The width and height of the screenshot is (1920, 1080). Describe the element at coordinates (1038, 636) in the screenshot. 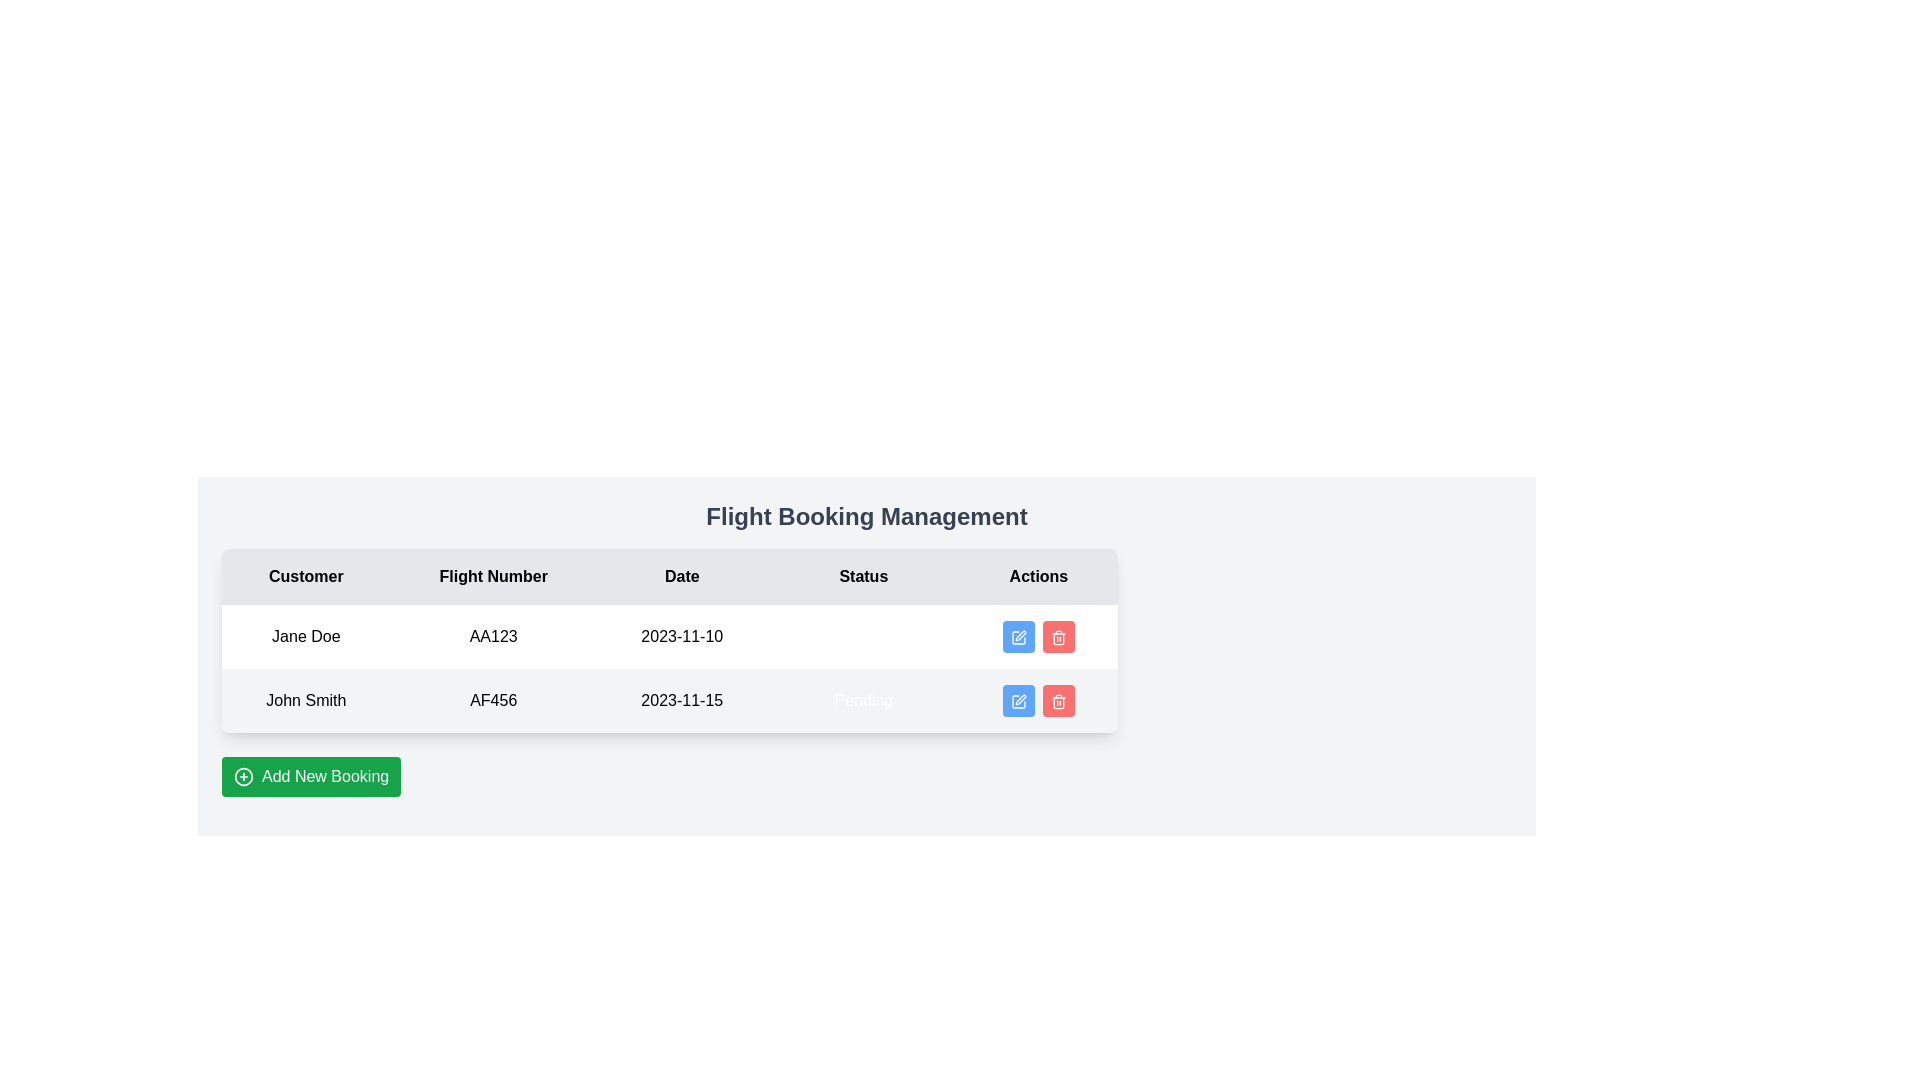

I see `the delete button located in the 'Actions' column, aligned to the right of the first row of the table, next to a blue 'edit' button` at that location.